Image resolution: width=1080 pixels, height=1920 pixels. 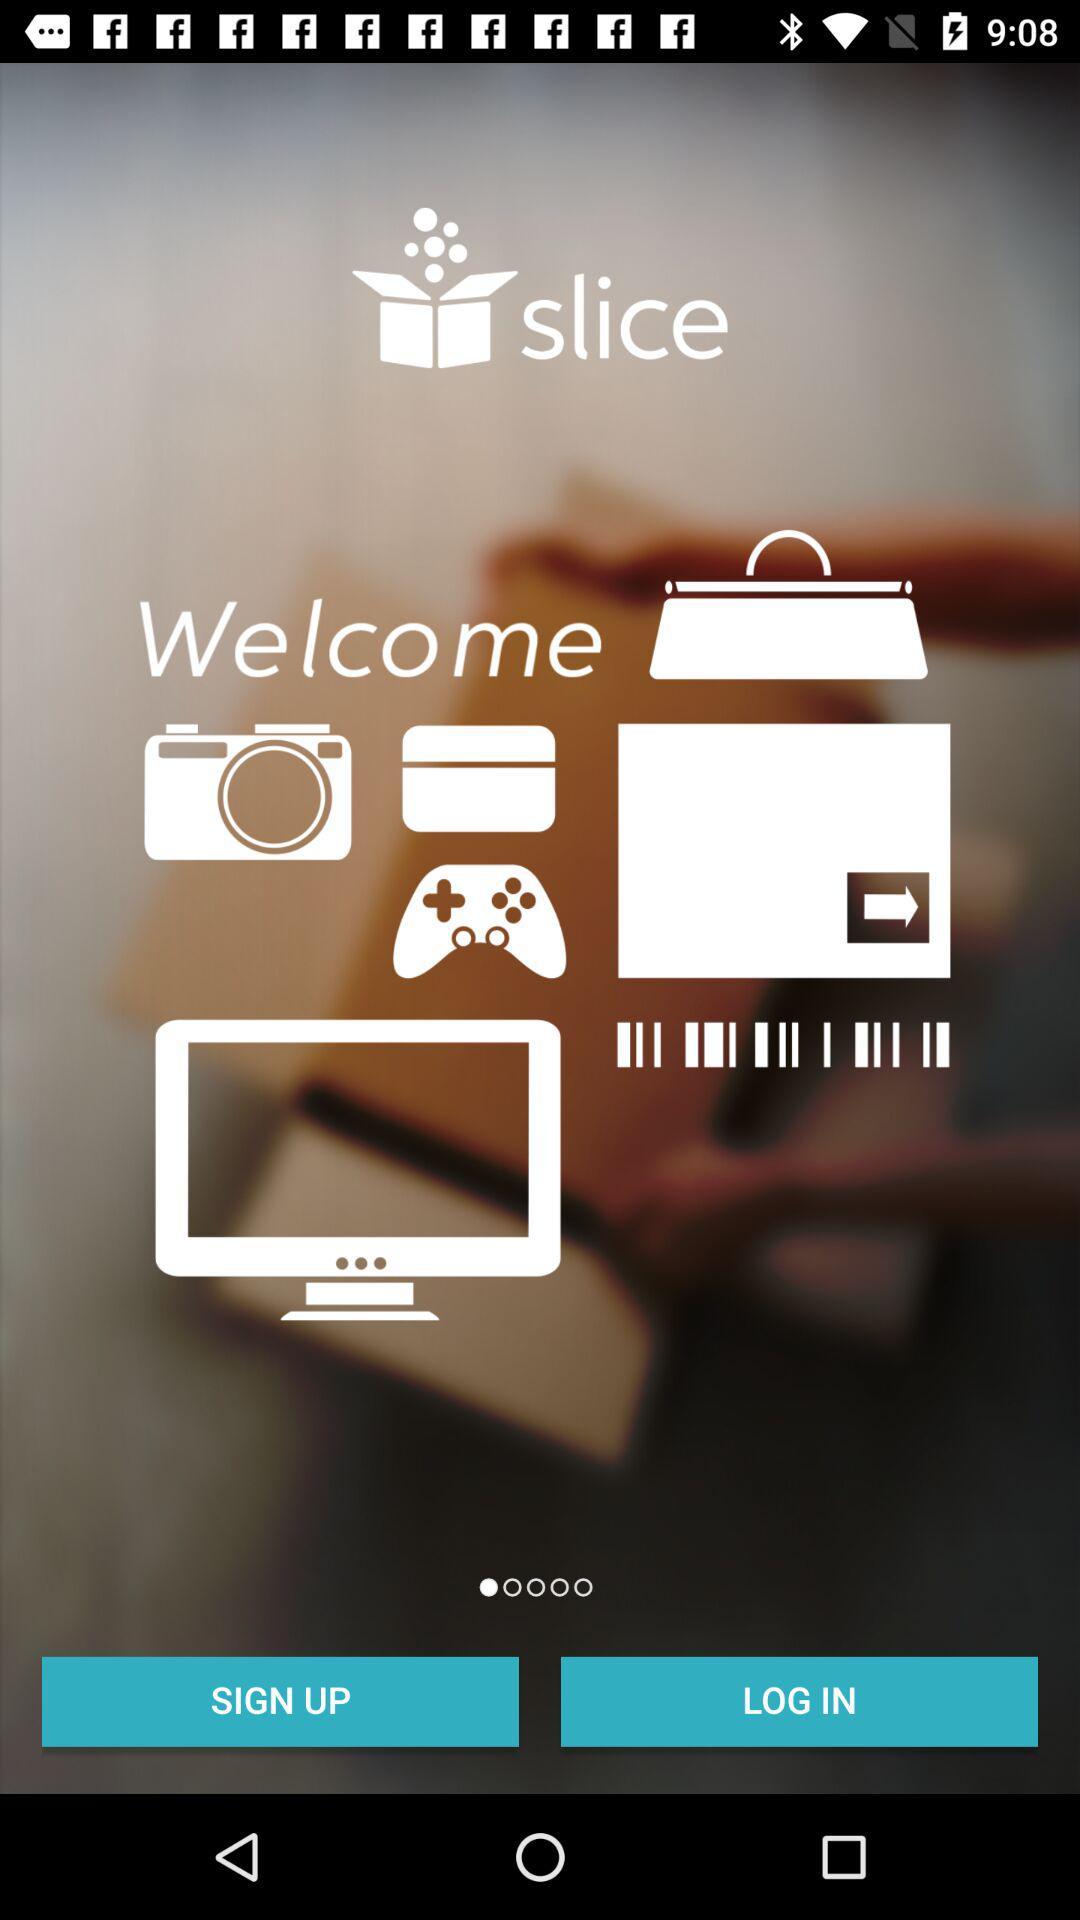 What do you see at coordinates (280, 1698) in the screenshot?
I see `icon to the left of the log in item` at bounding box center [280, 1698].